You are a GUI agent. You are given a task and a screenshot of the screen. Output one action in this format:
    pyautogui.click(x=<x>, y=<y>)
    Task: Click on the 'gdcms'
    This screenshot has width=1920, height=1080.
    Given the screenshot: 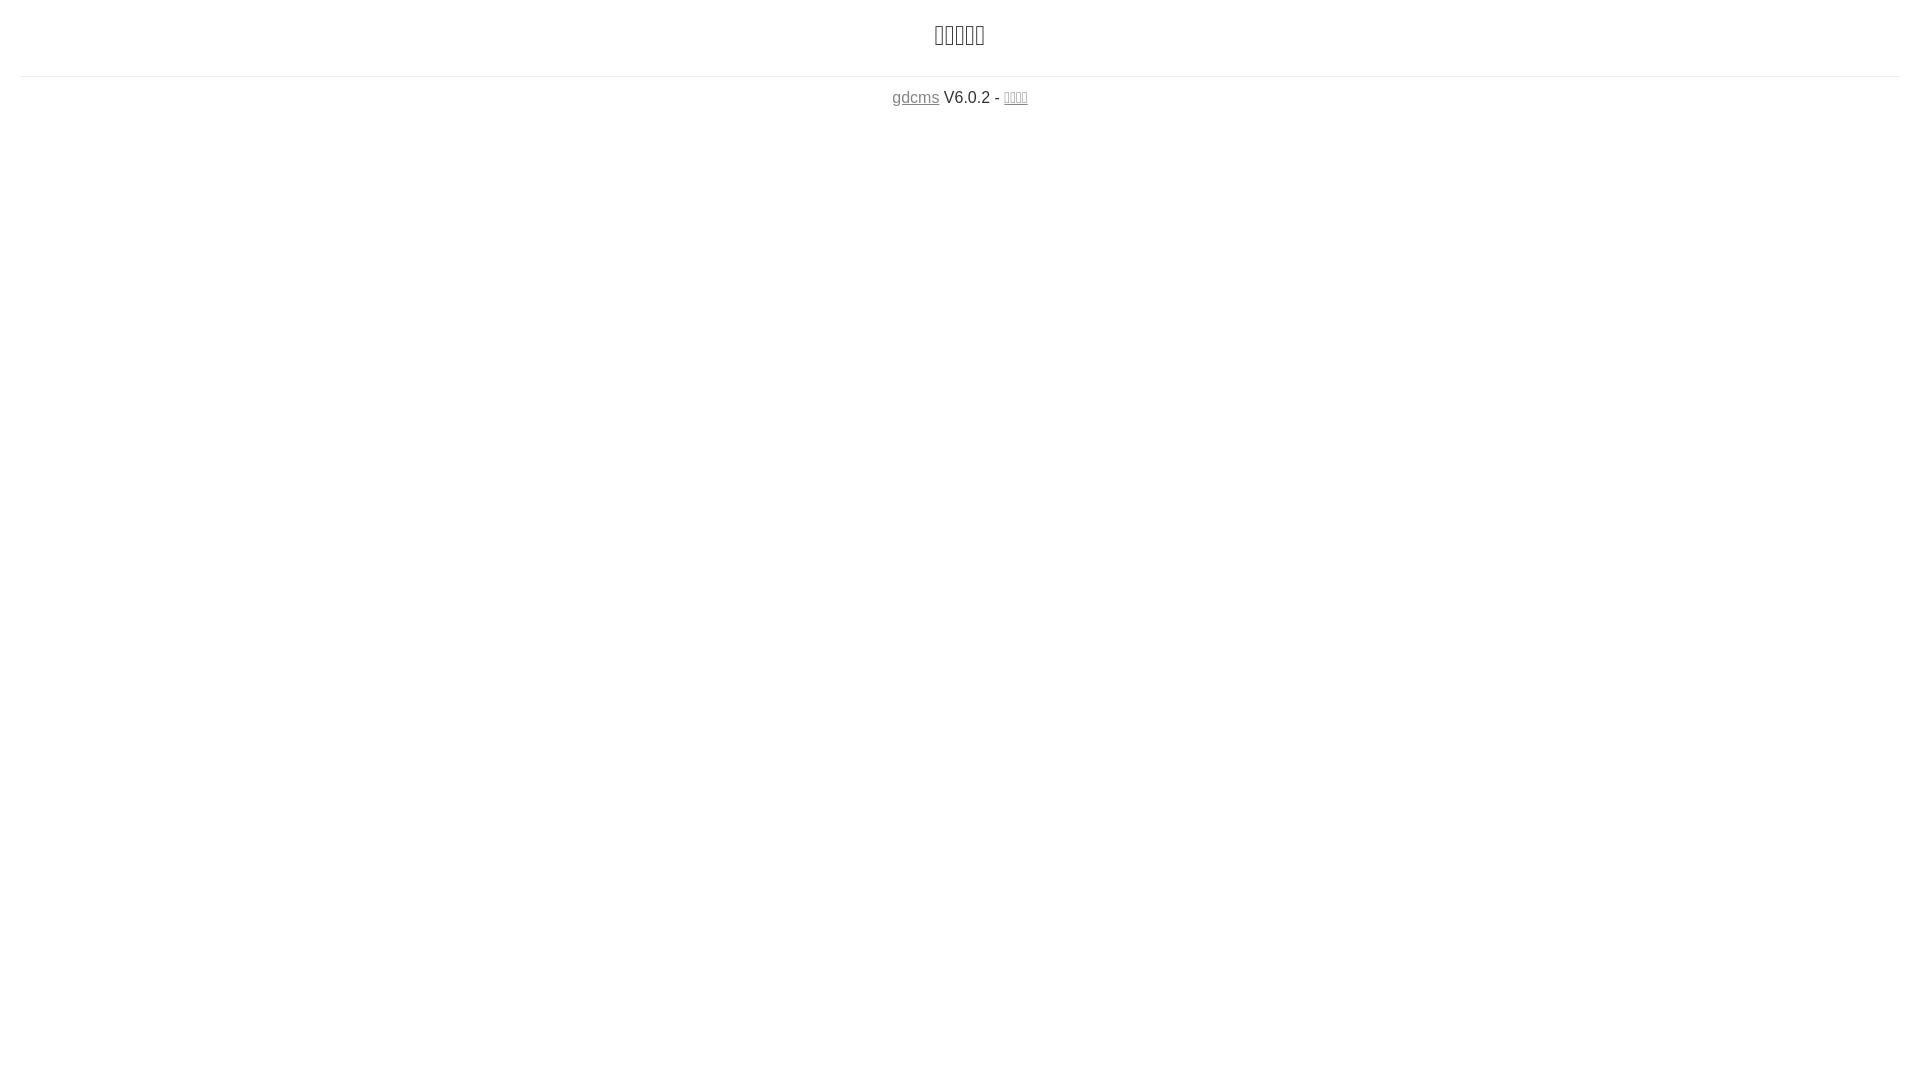 What is the action you would take?
    pyautogui.click(x=914, y=97)
    